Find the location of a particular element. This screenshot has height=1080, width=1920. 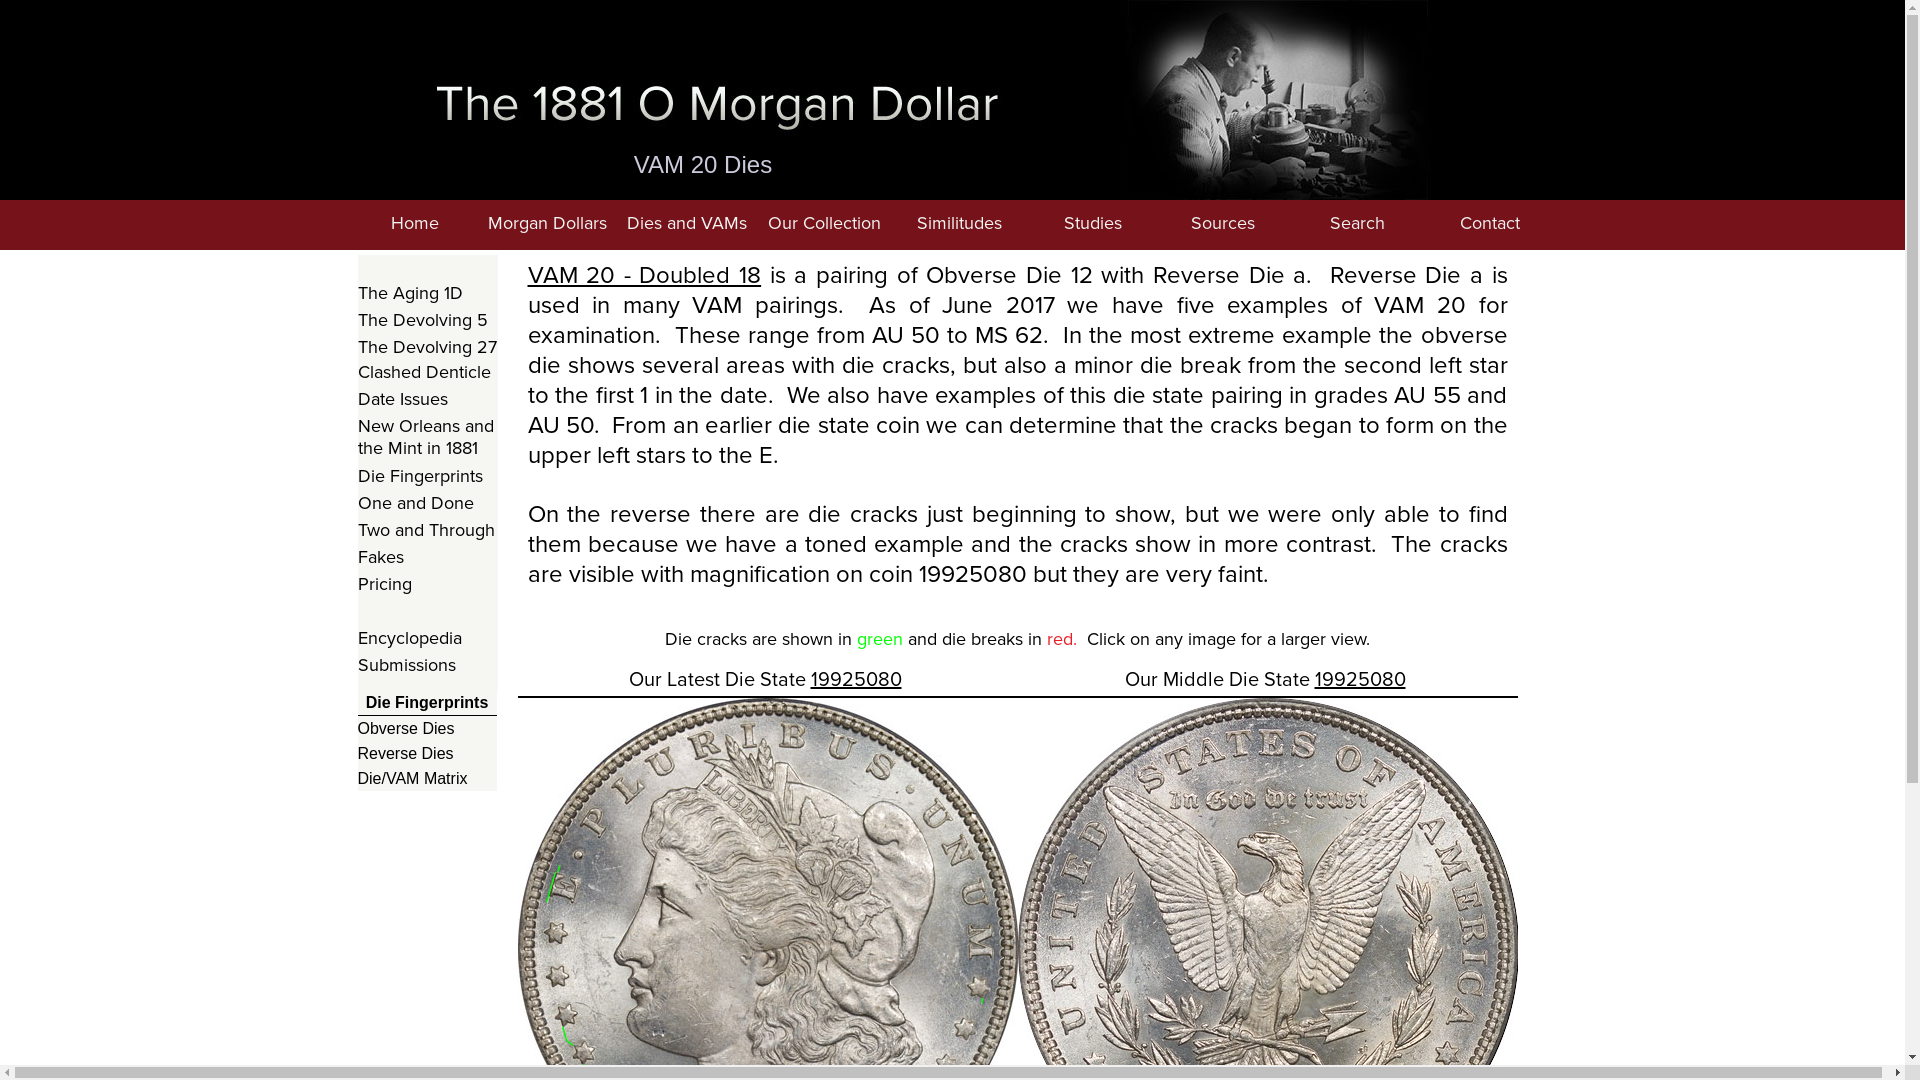

'Similitudes' is located at coordinates (958, 224).